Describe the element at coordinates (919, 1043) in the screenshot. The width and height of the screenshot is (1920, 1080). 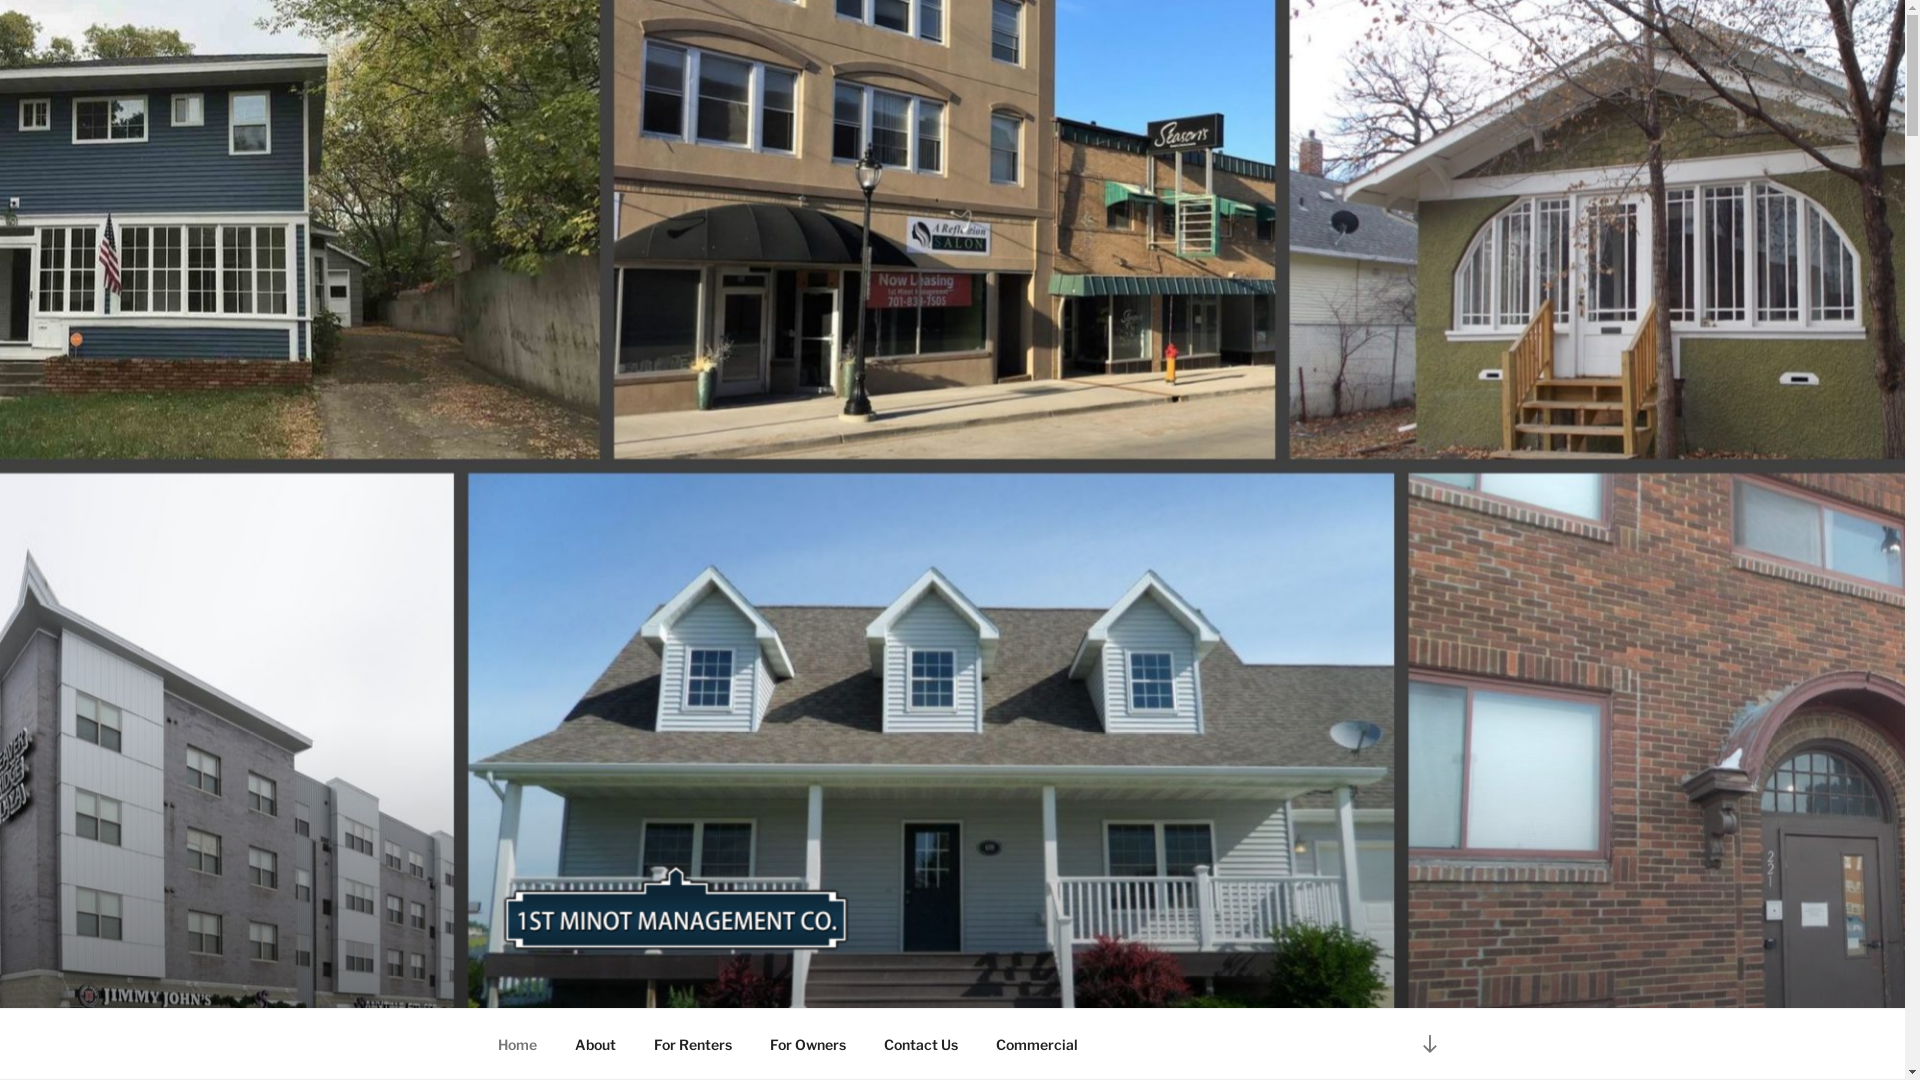
I see `'Contact Us'` at that location.